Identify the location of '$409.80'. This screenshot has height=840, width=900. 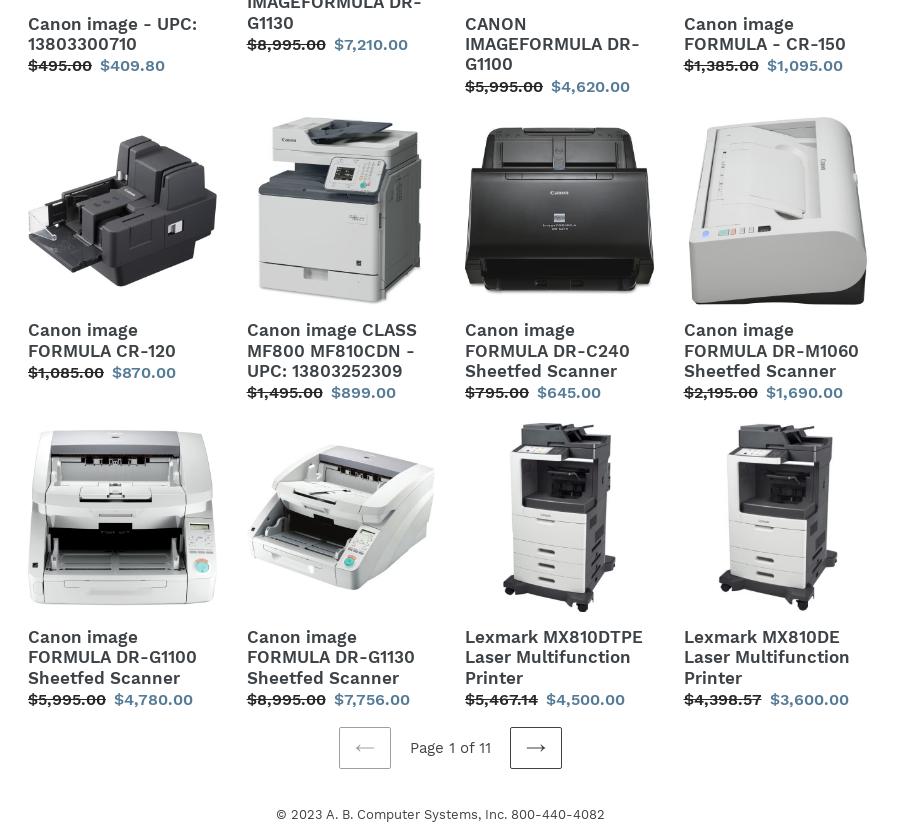
(135, 65).